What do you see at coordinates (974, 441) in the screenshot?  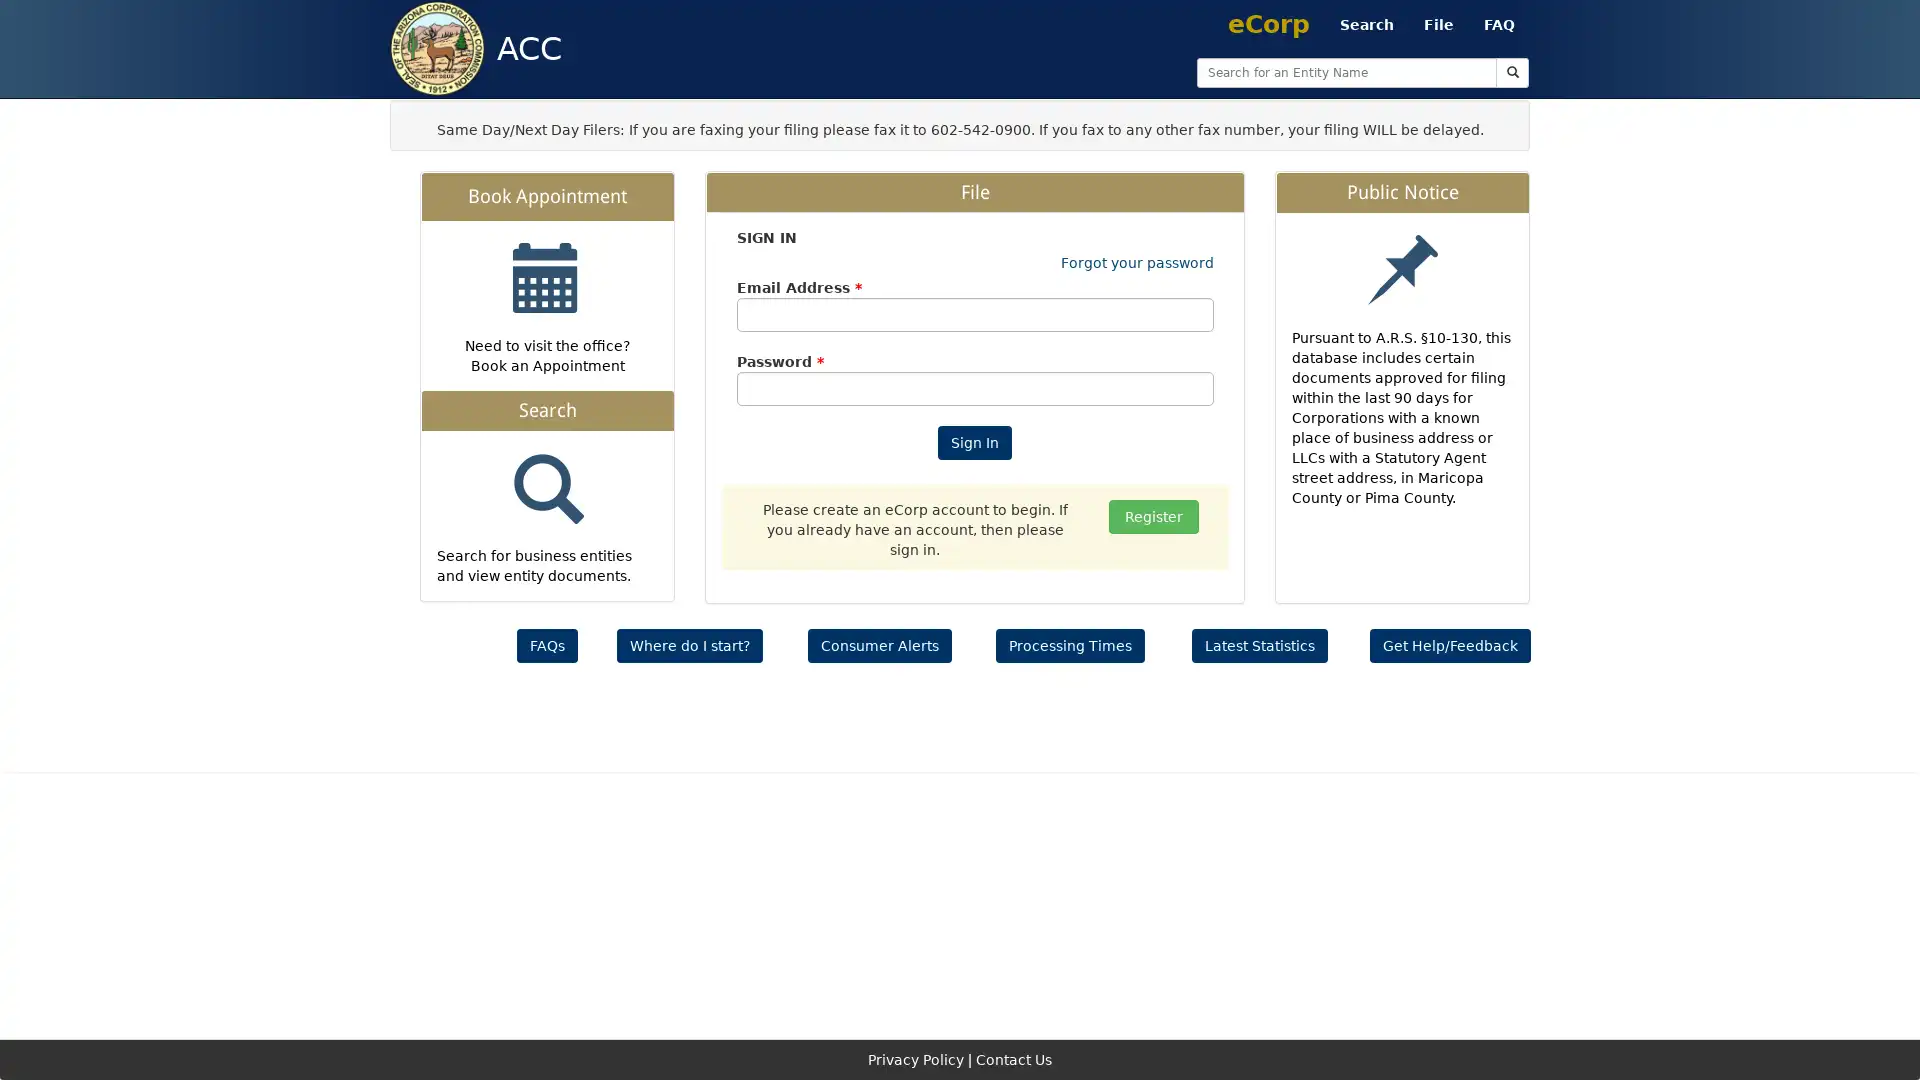 I see `Sign In` at bounding box center [974, 441].